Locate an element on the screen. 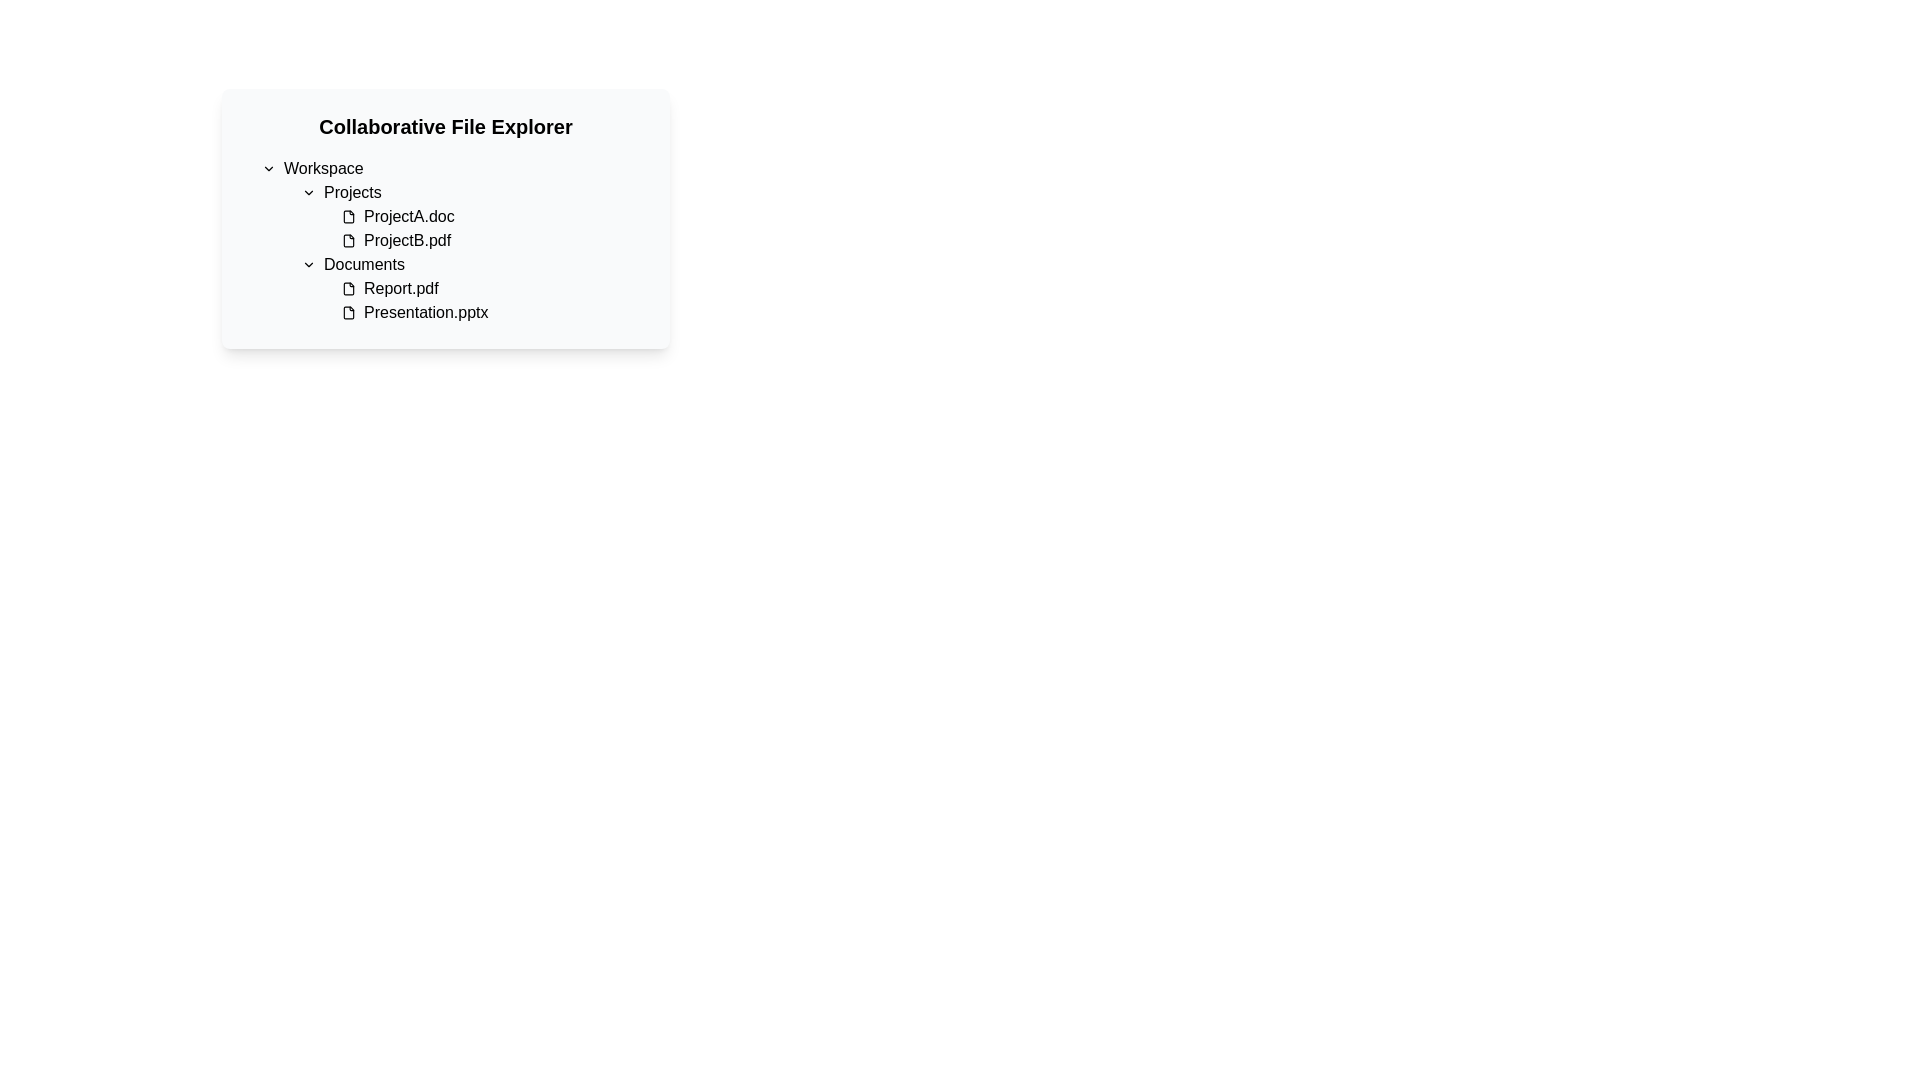  the 'Workspace' text label is located at coordinates (323, 168).